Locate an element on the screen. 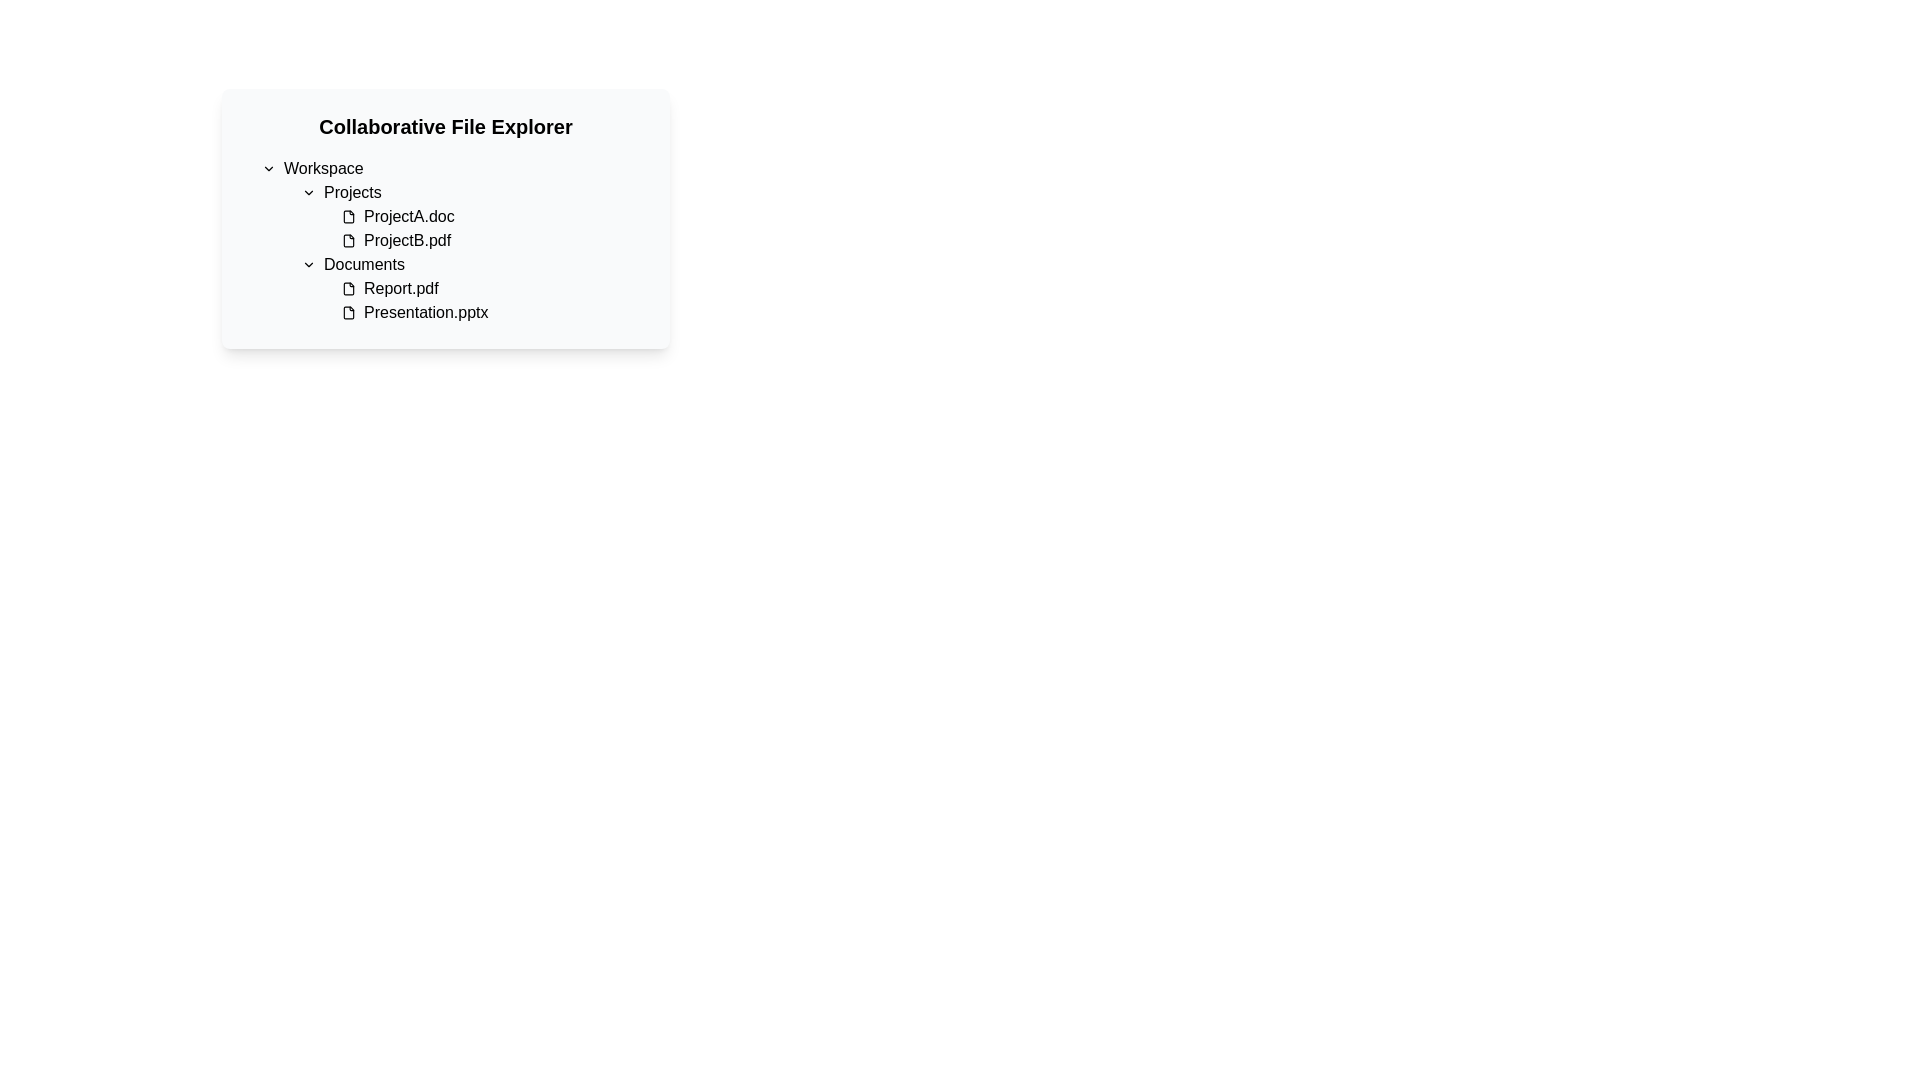  the 'Workspace' text label is located at coordinates (323, 168).